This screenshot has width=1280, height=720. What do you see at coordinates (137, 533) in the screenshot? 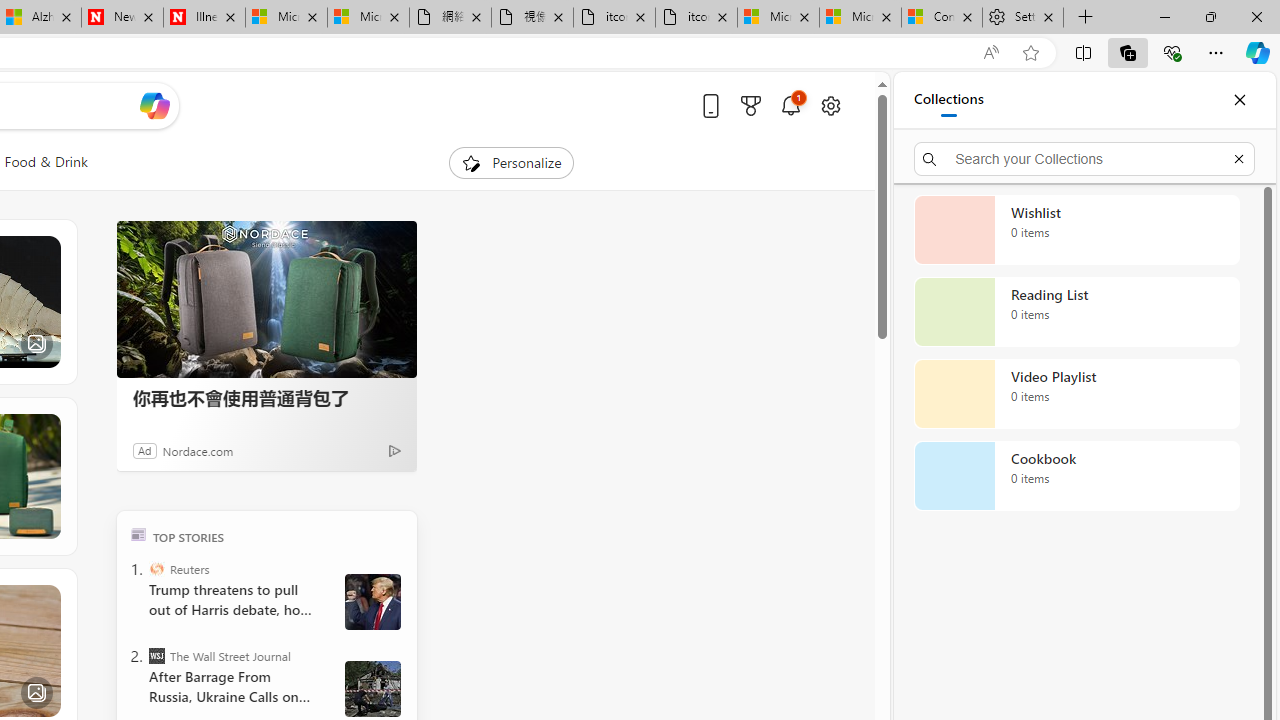
I see `'TOP'` at bounding box center [137, 533].